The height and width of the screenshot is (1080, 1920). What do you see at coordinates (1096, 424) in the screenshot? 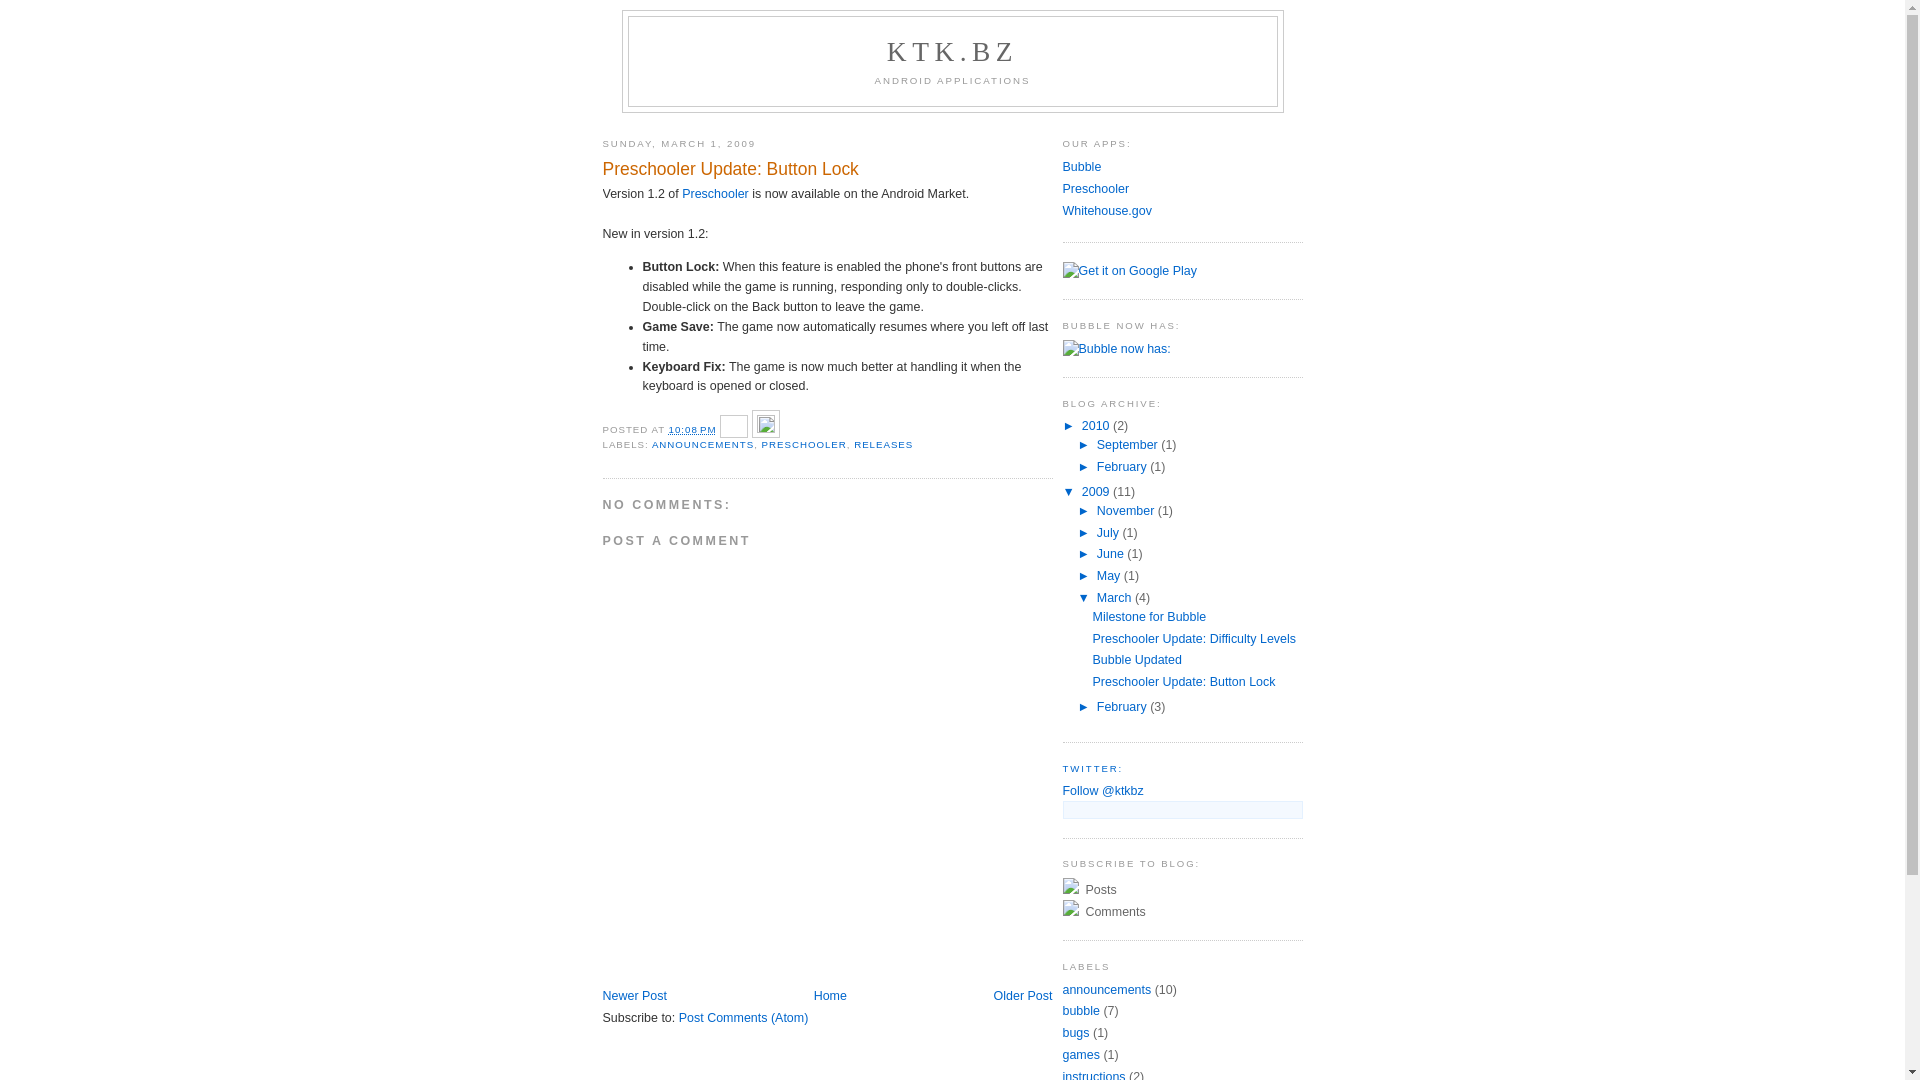
I see `'2010'` at bounding box center [1096, 424].